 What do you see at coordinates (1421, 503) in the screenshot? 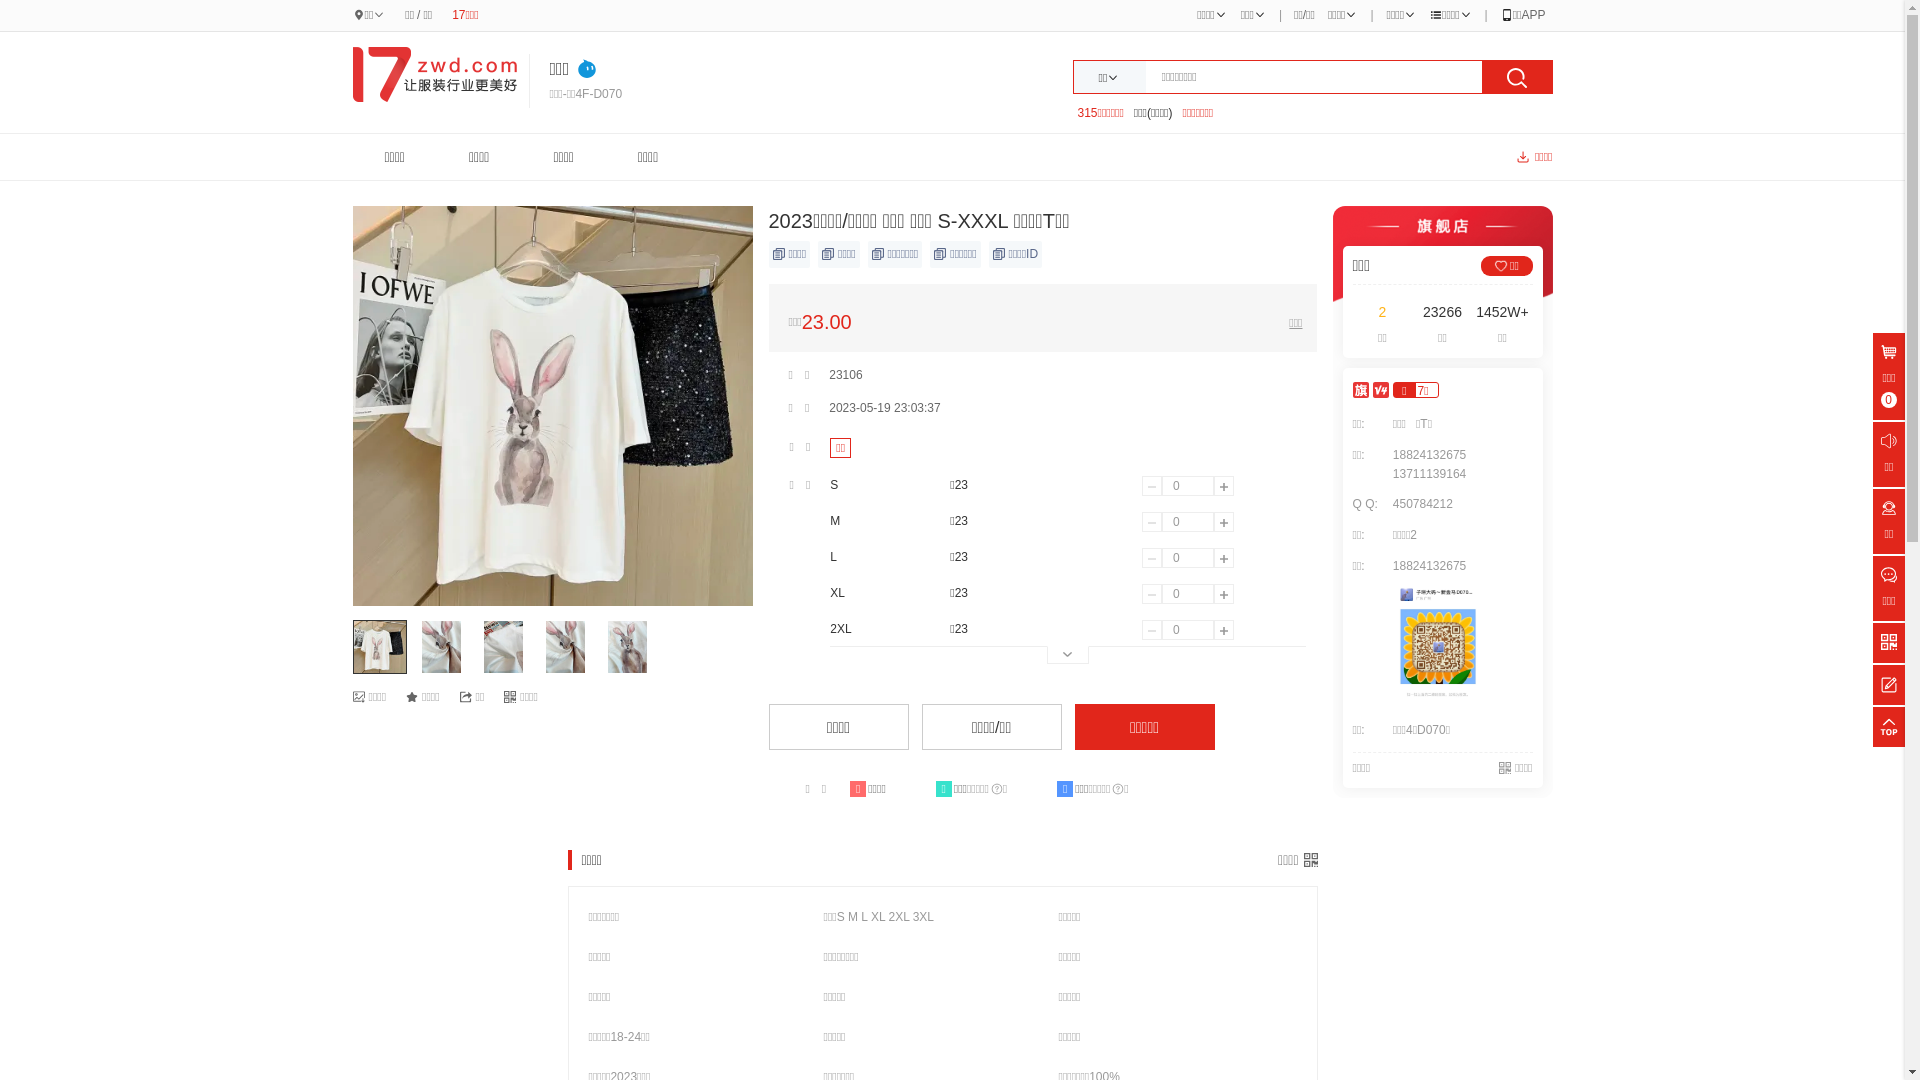
I see `'450784212'` at bounding box center [1421, 503].